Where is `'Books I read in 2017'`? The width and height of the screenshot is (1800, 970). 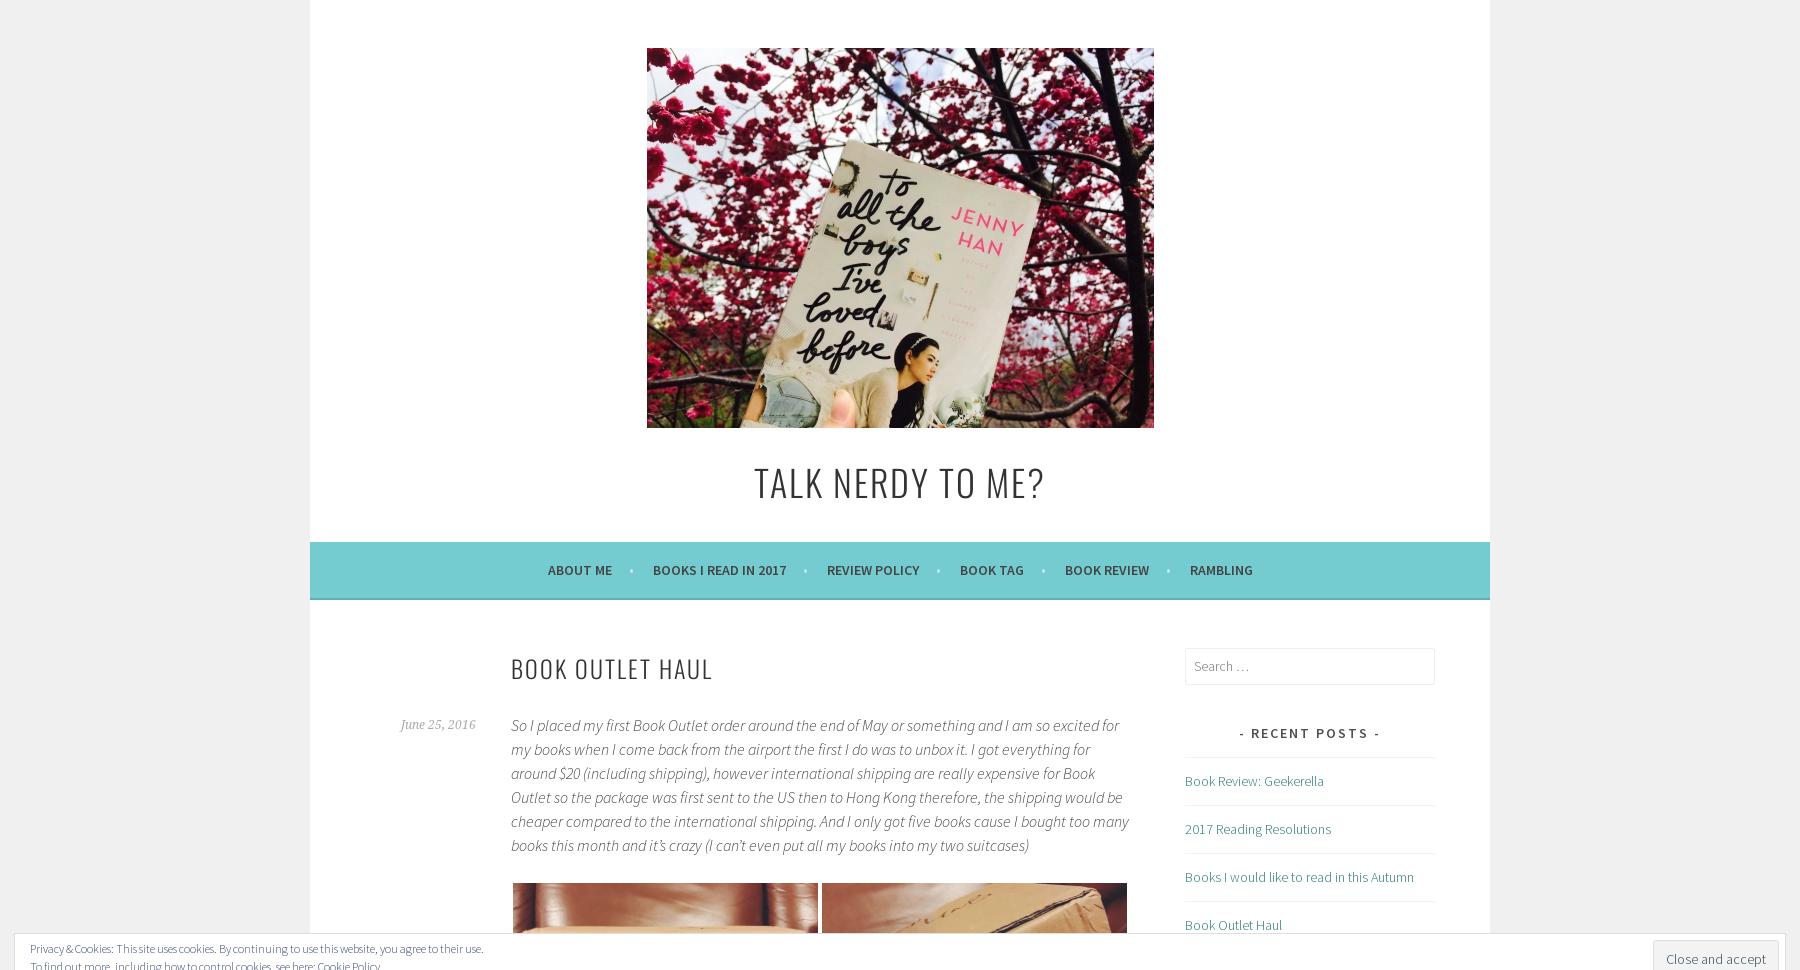 'Books I read in 2017' is located at coordinates (651, 568).